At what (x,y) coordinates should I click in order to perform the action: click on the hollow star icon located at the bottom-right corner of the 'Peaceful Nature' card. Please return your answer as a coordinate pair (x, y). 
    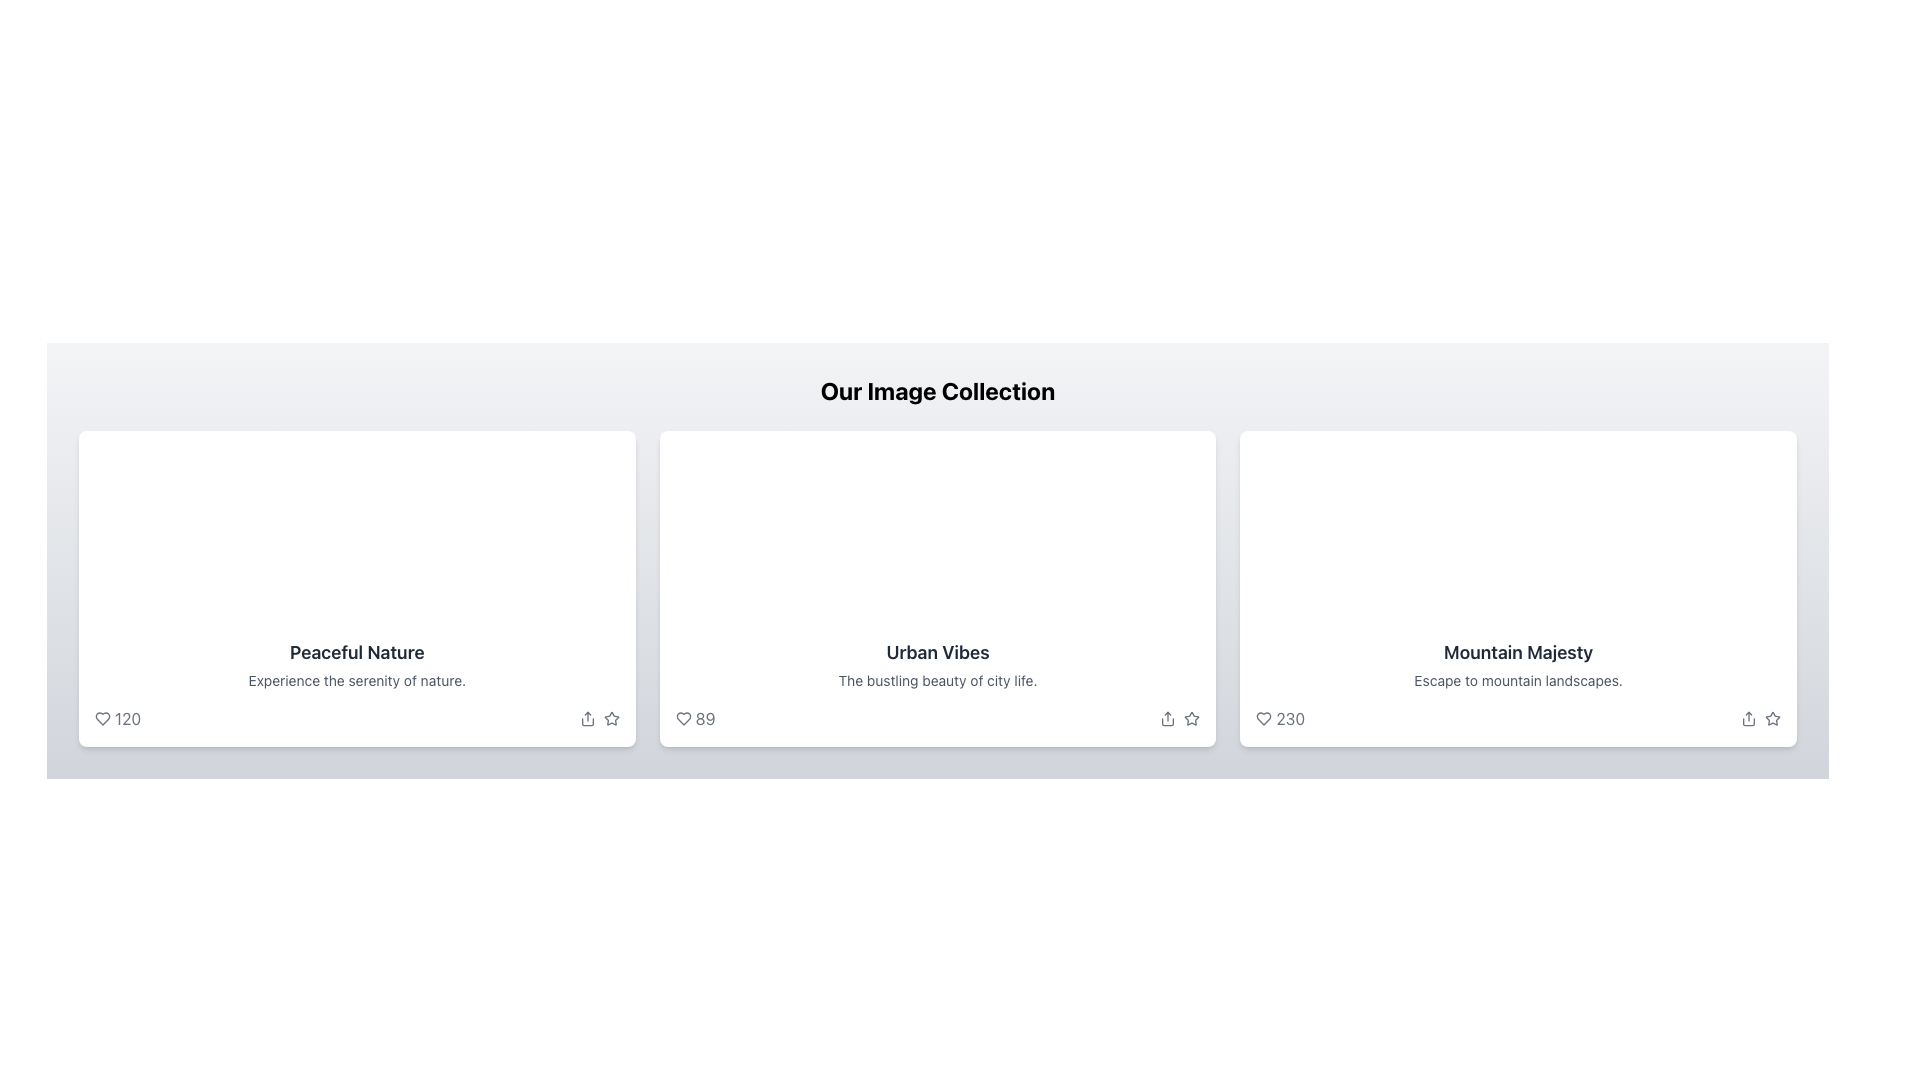
    Looking at the image, I should click on (610, 717).